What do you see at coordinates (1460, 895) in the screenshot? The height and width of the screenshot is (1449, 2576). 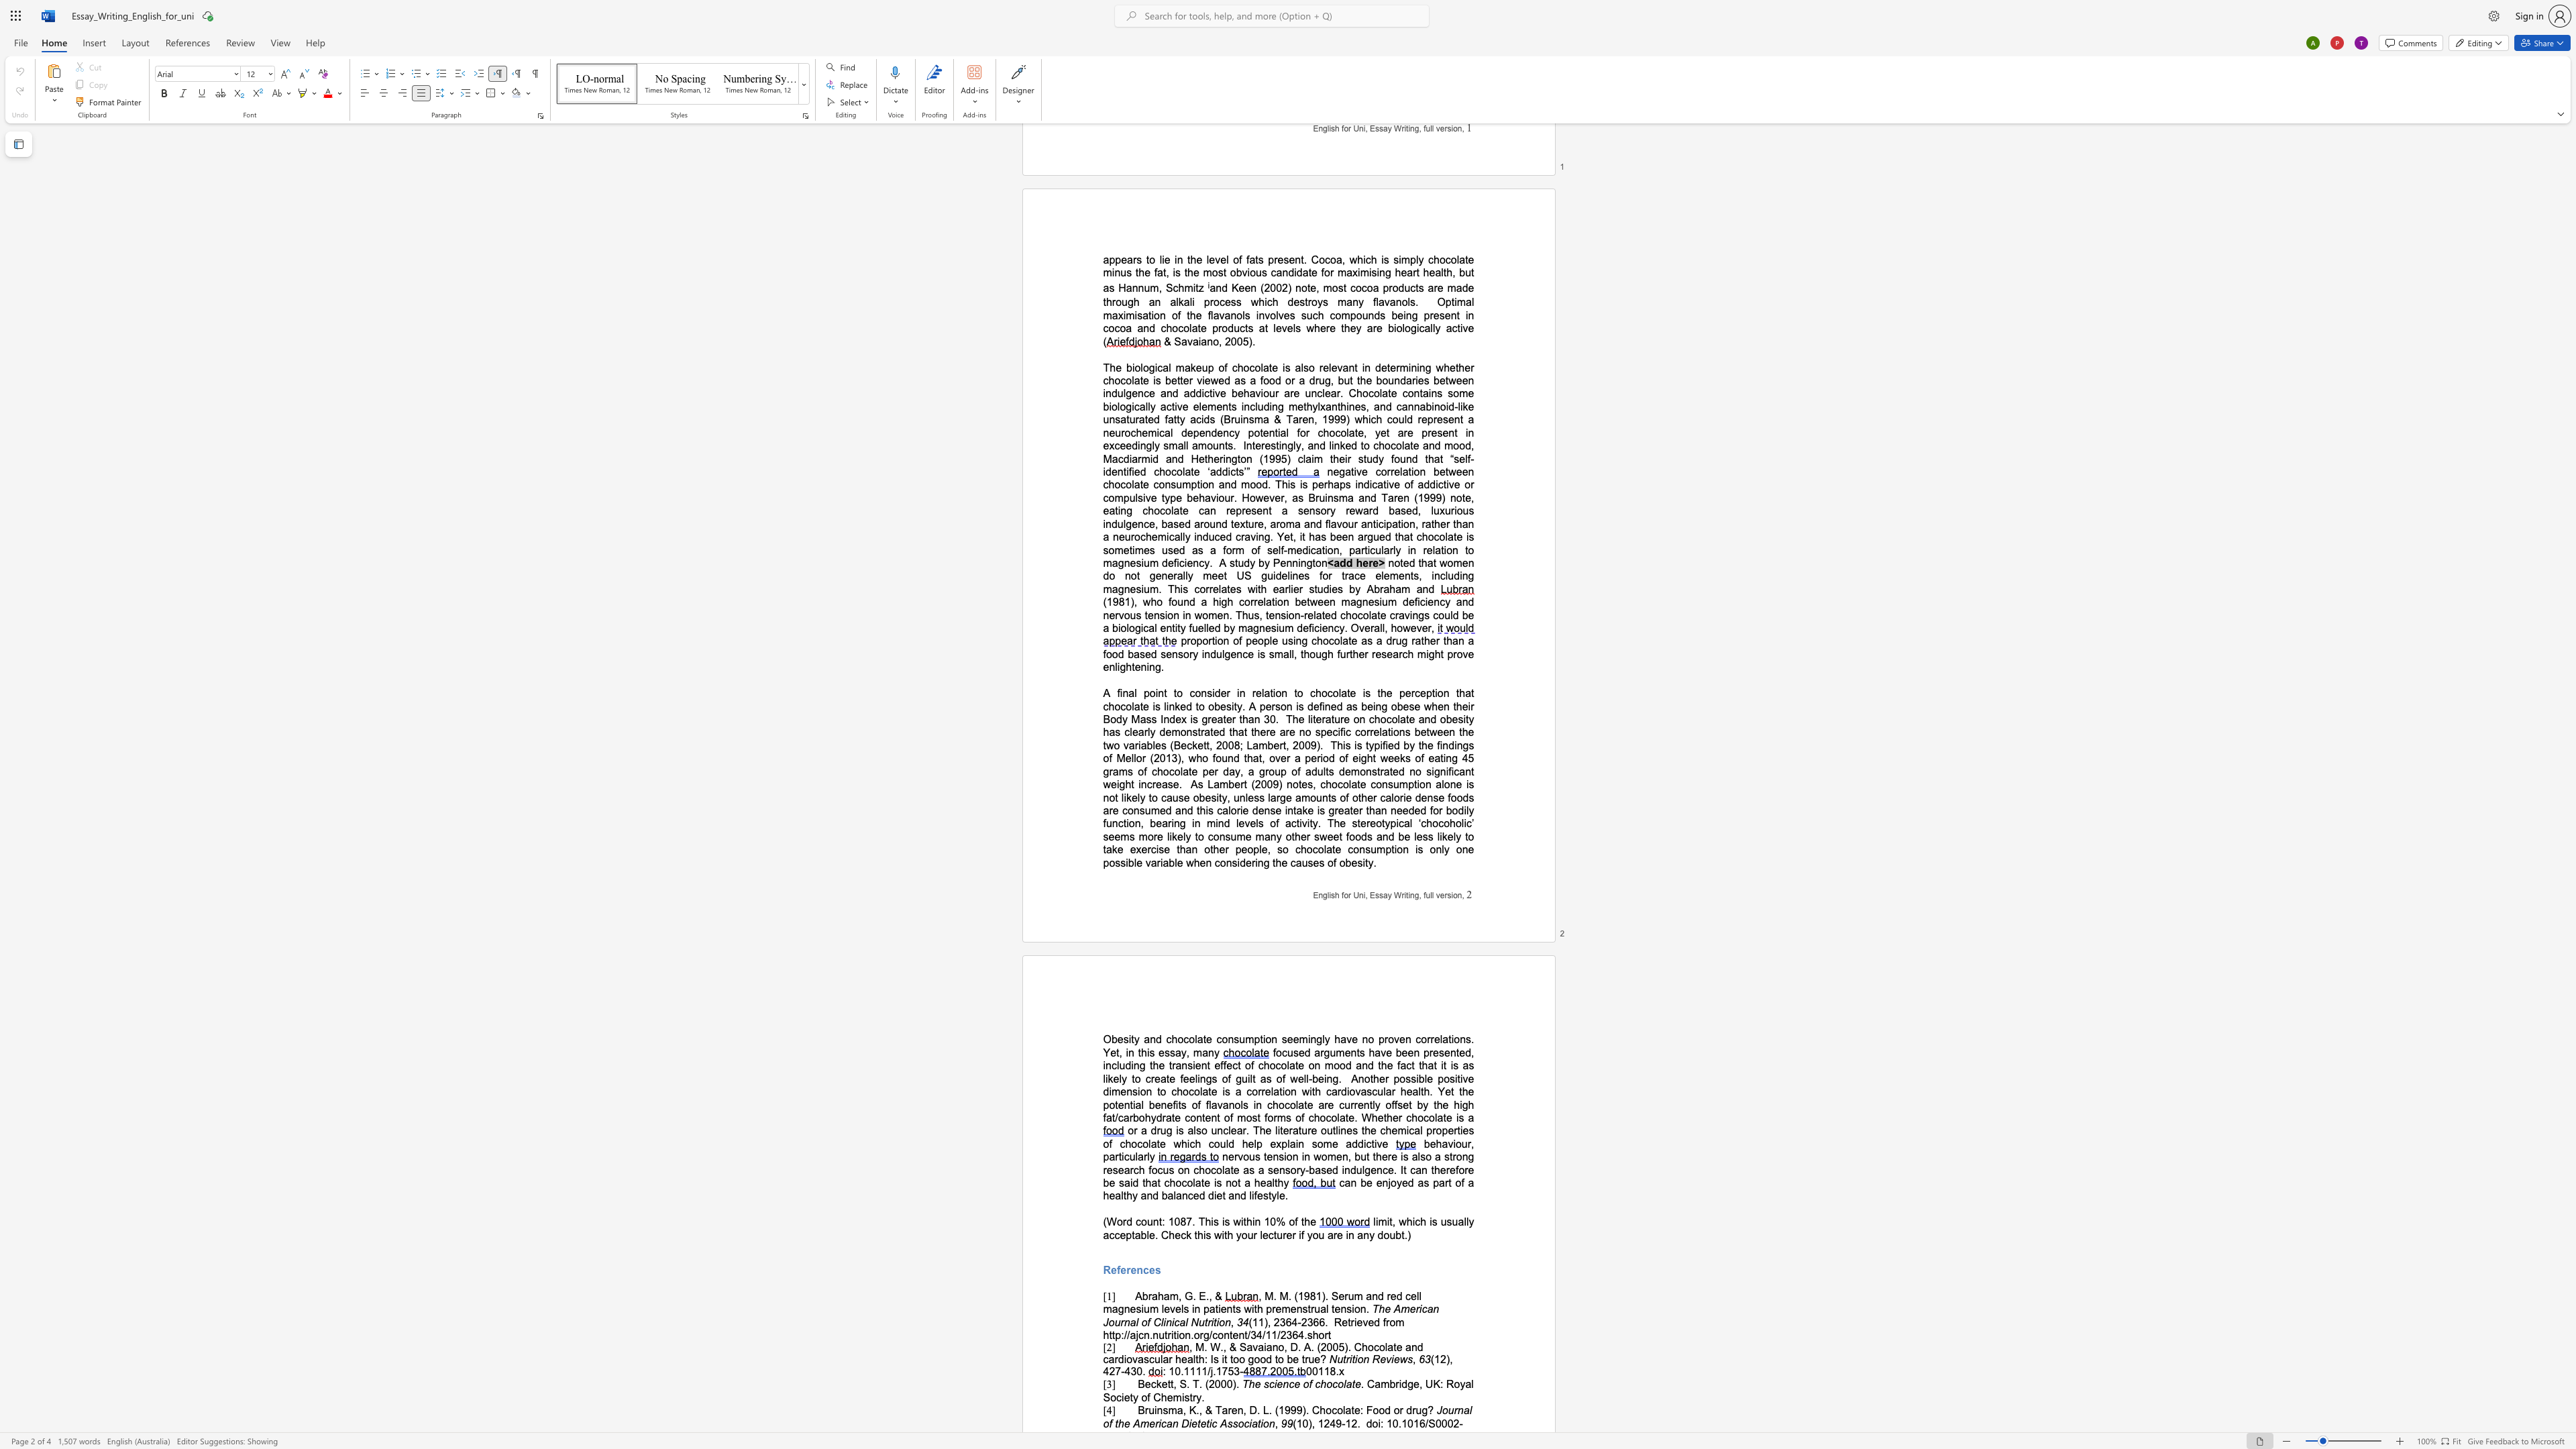 I see `the space between the continuous character "n" and "," in the text` at bounding box center [1460, 895].